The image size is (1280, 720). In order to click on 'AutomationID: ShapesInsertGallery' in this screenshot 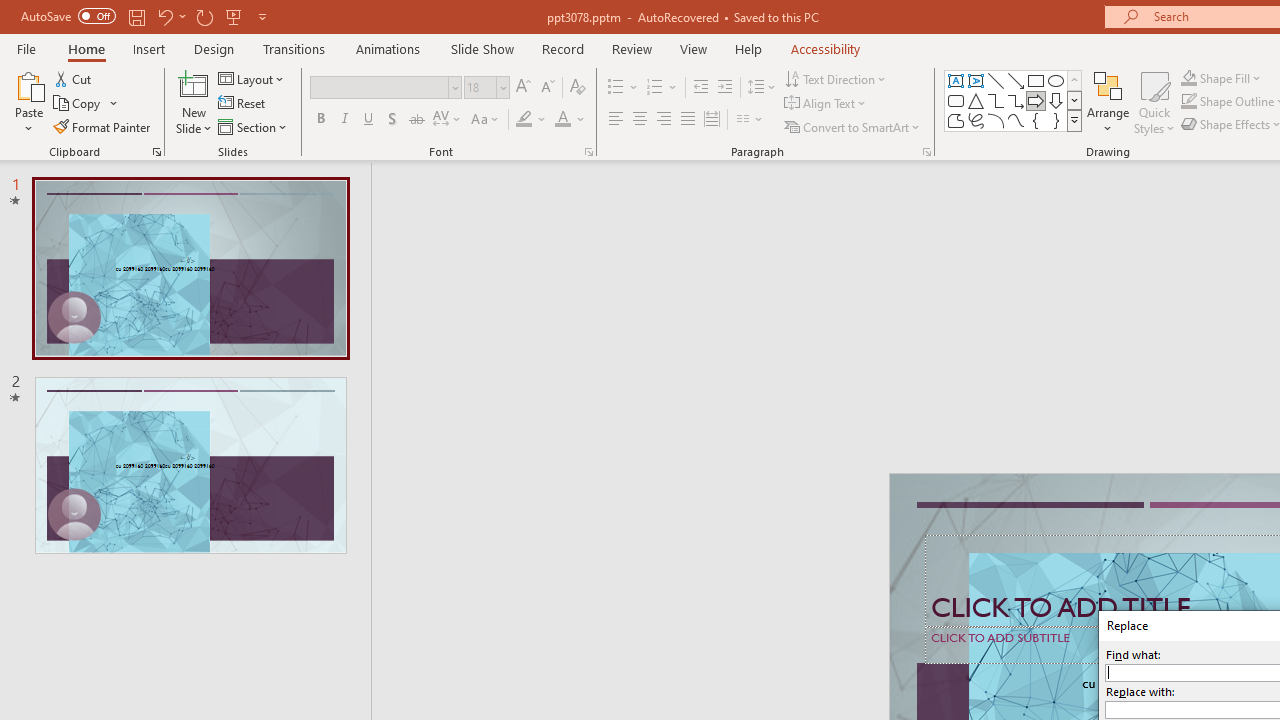, I will do `click(1014, 100)`.